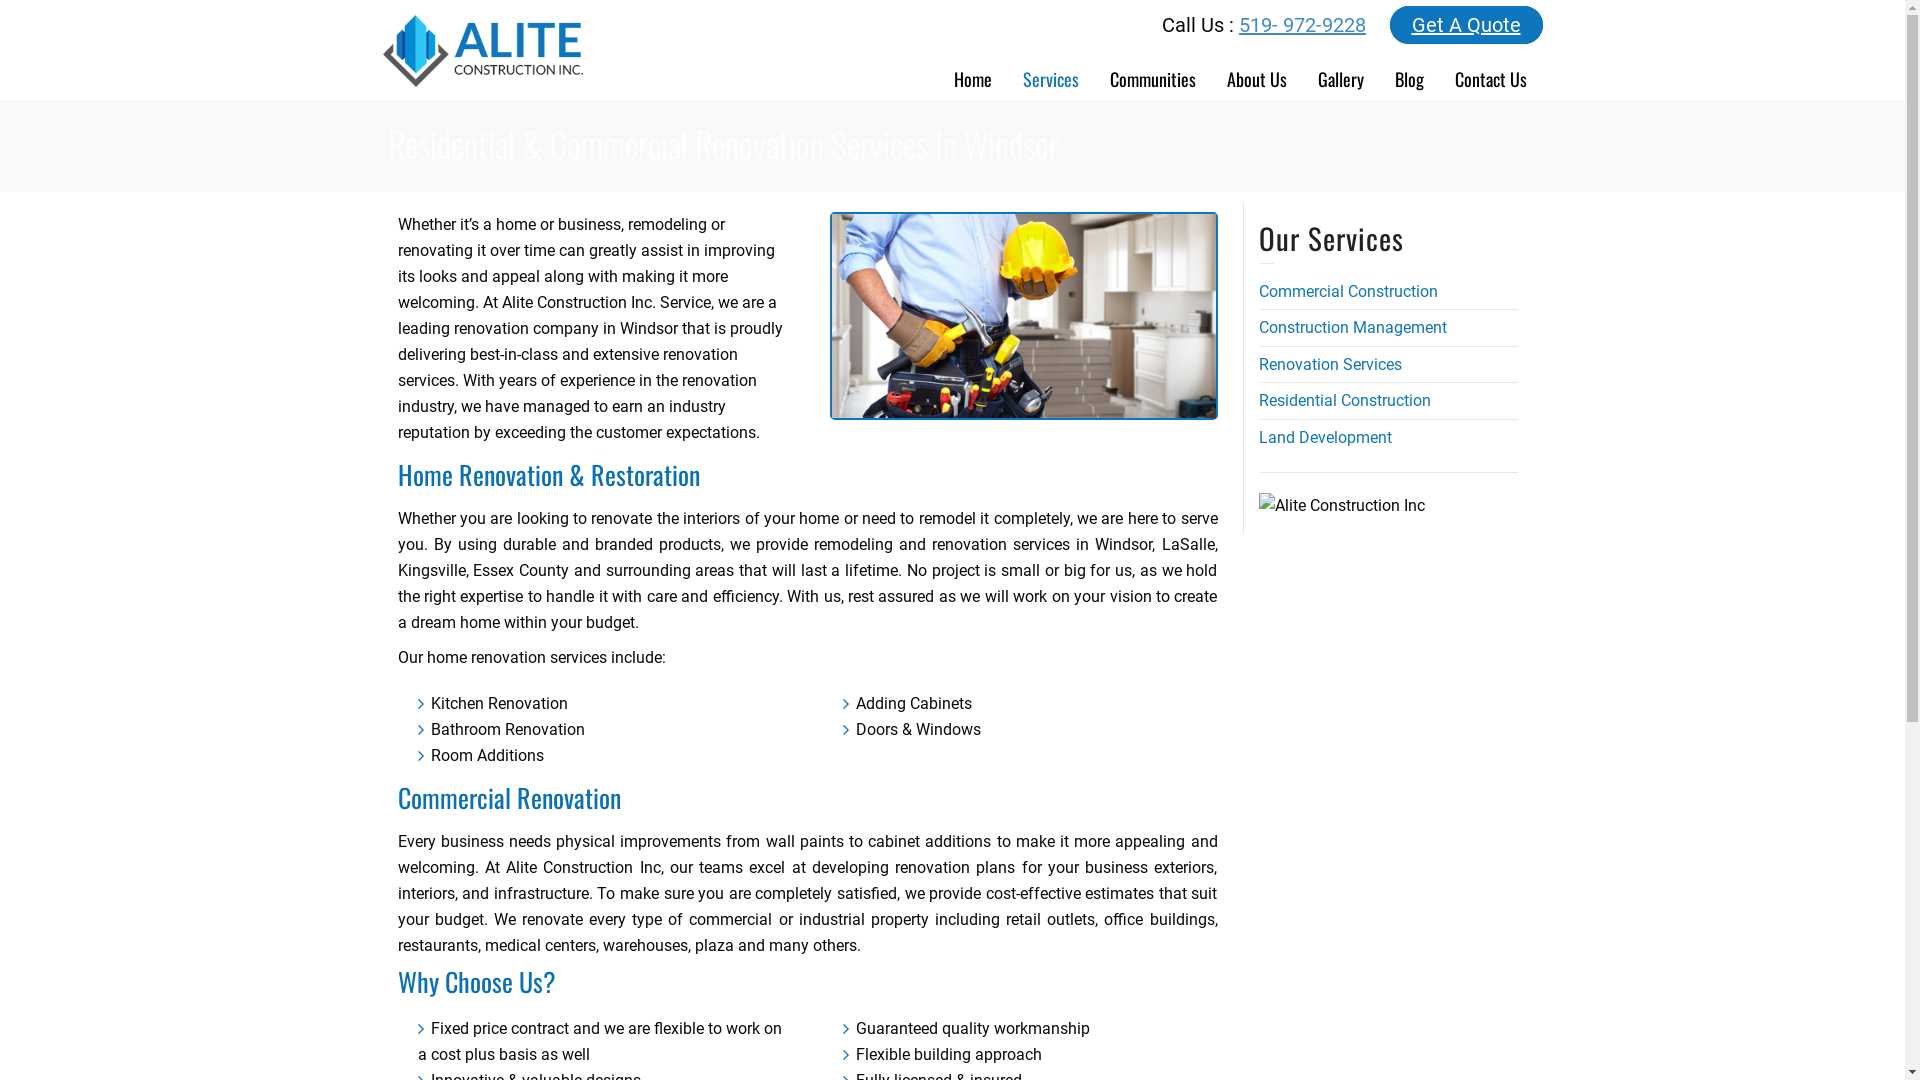  What do you see at coordinates (972, 71) in the screenshot?
I see `'Home'` at bounding box center [972, 71].